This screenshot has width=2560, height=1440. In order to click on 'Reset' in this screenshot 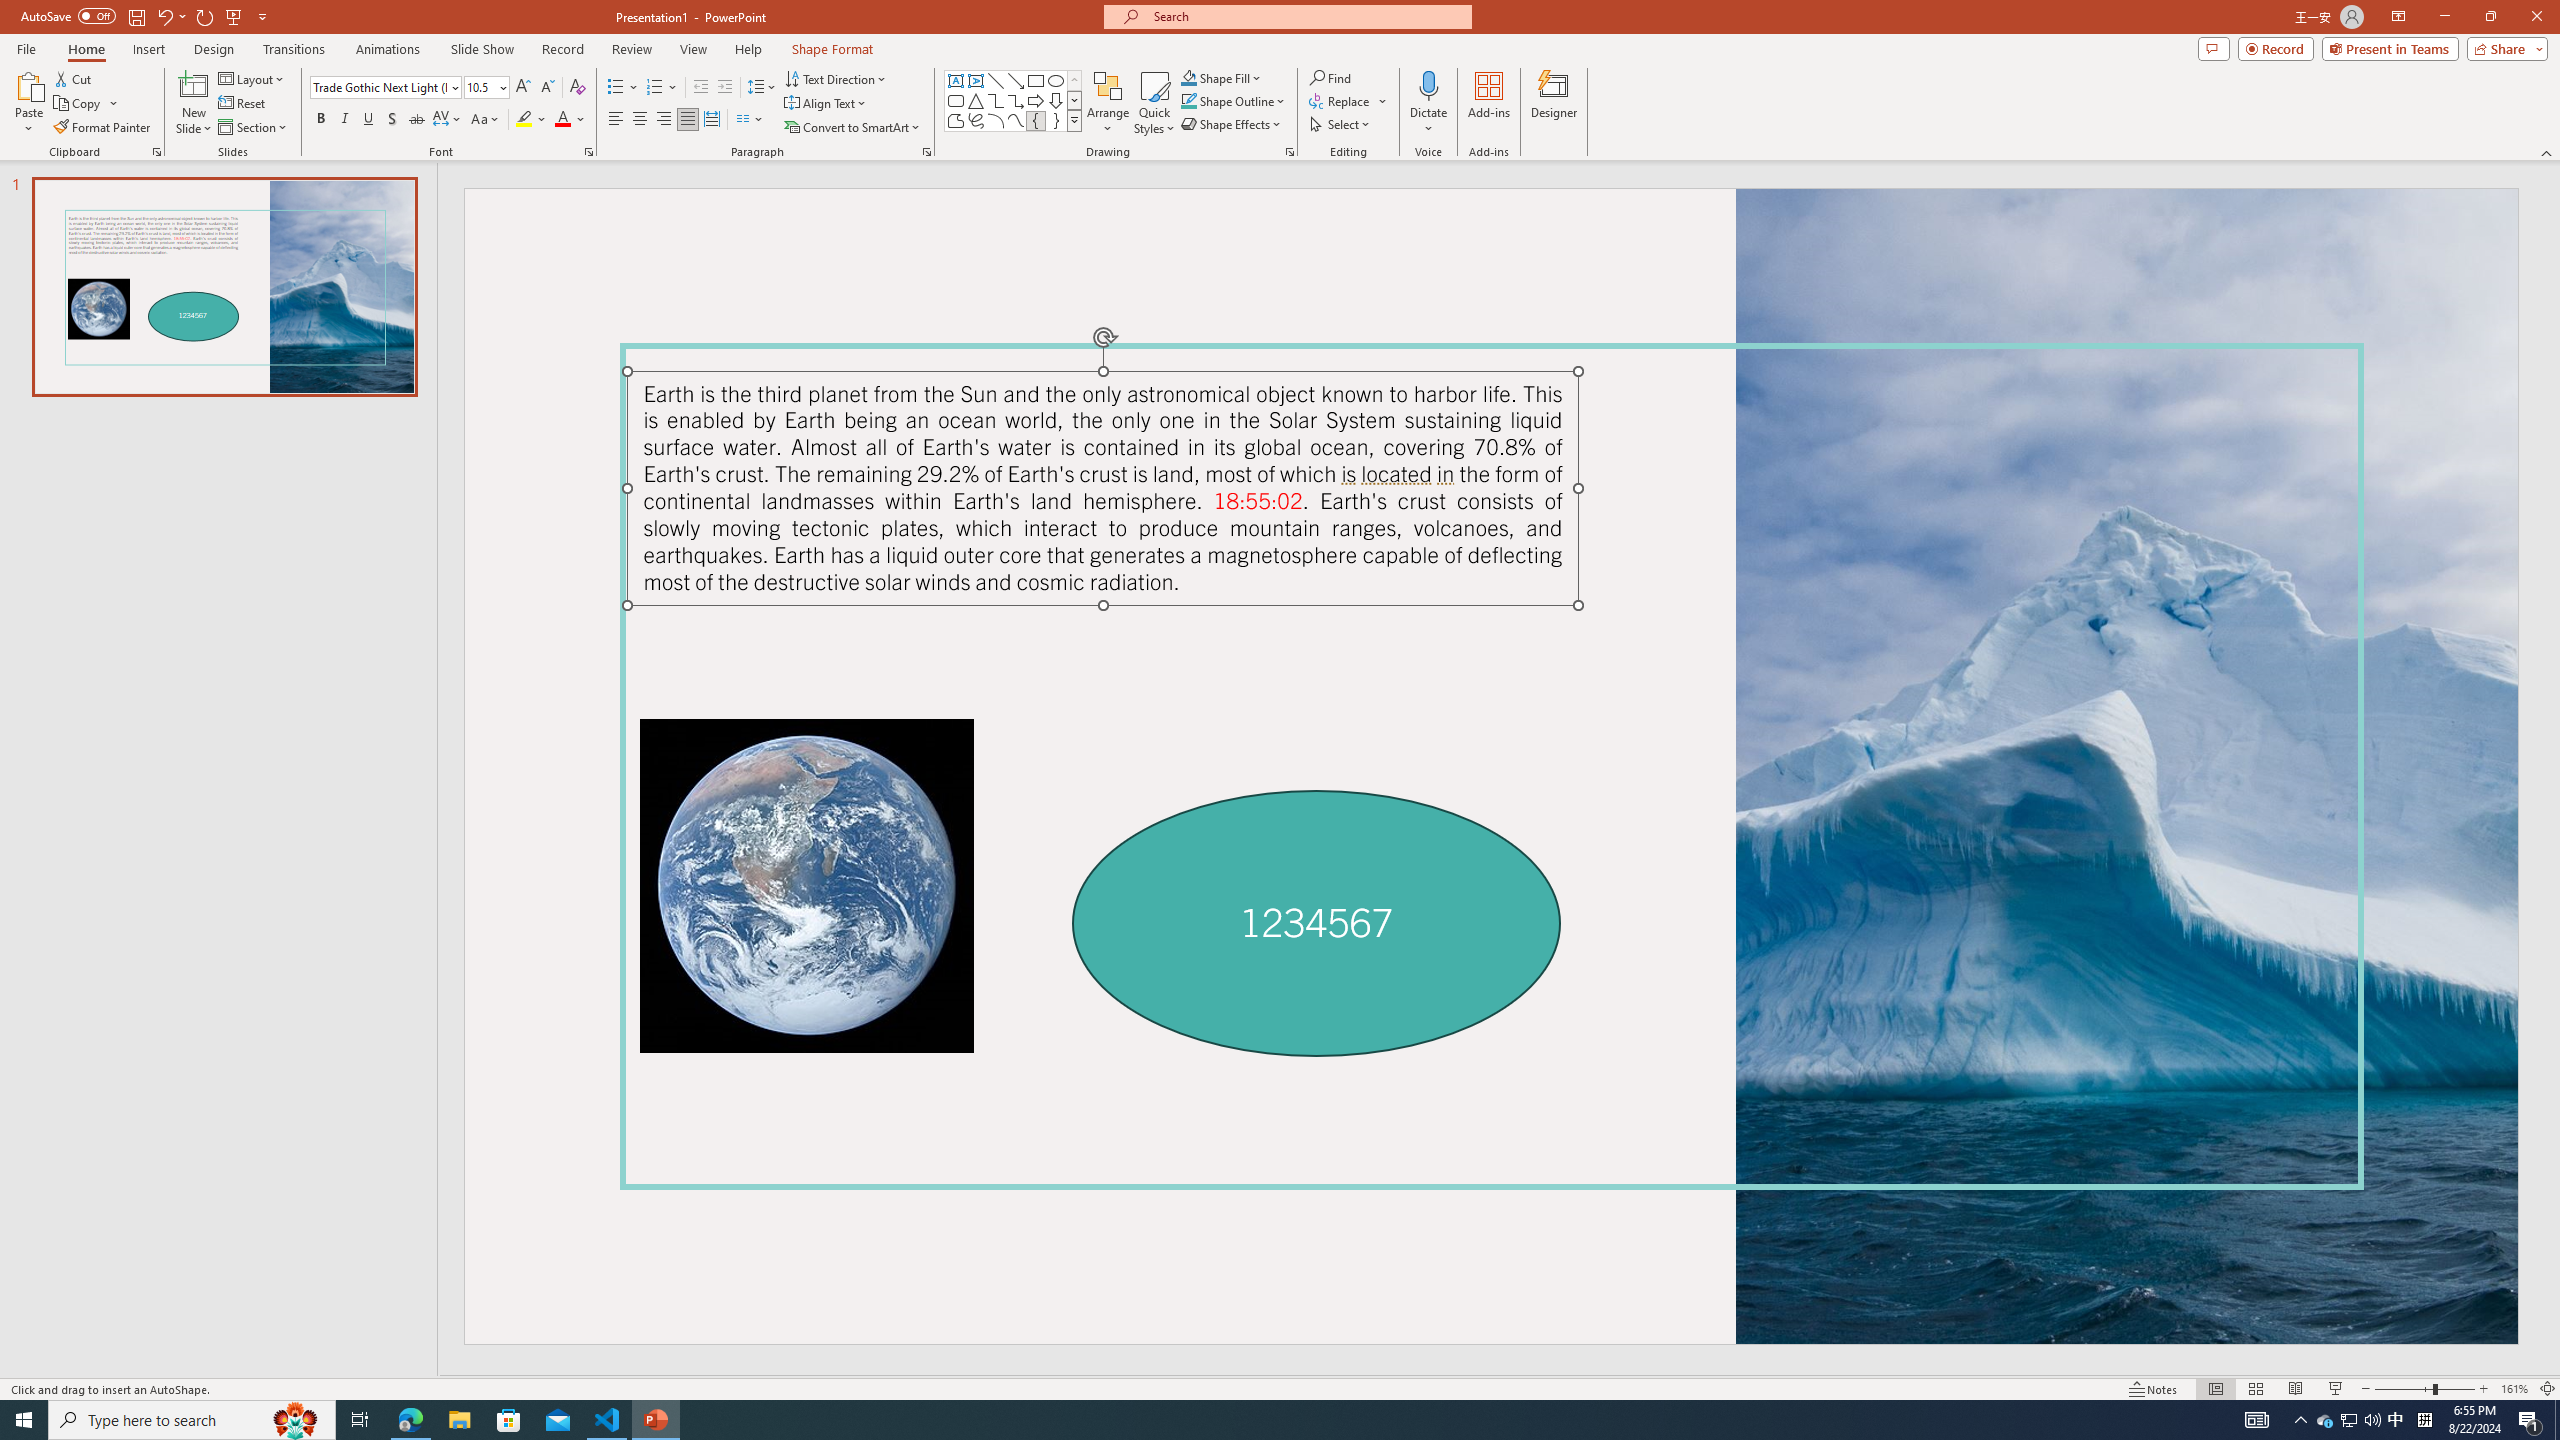, I will do `click(242, 103)`.